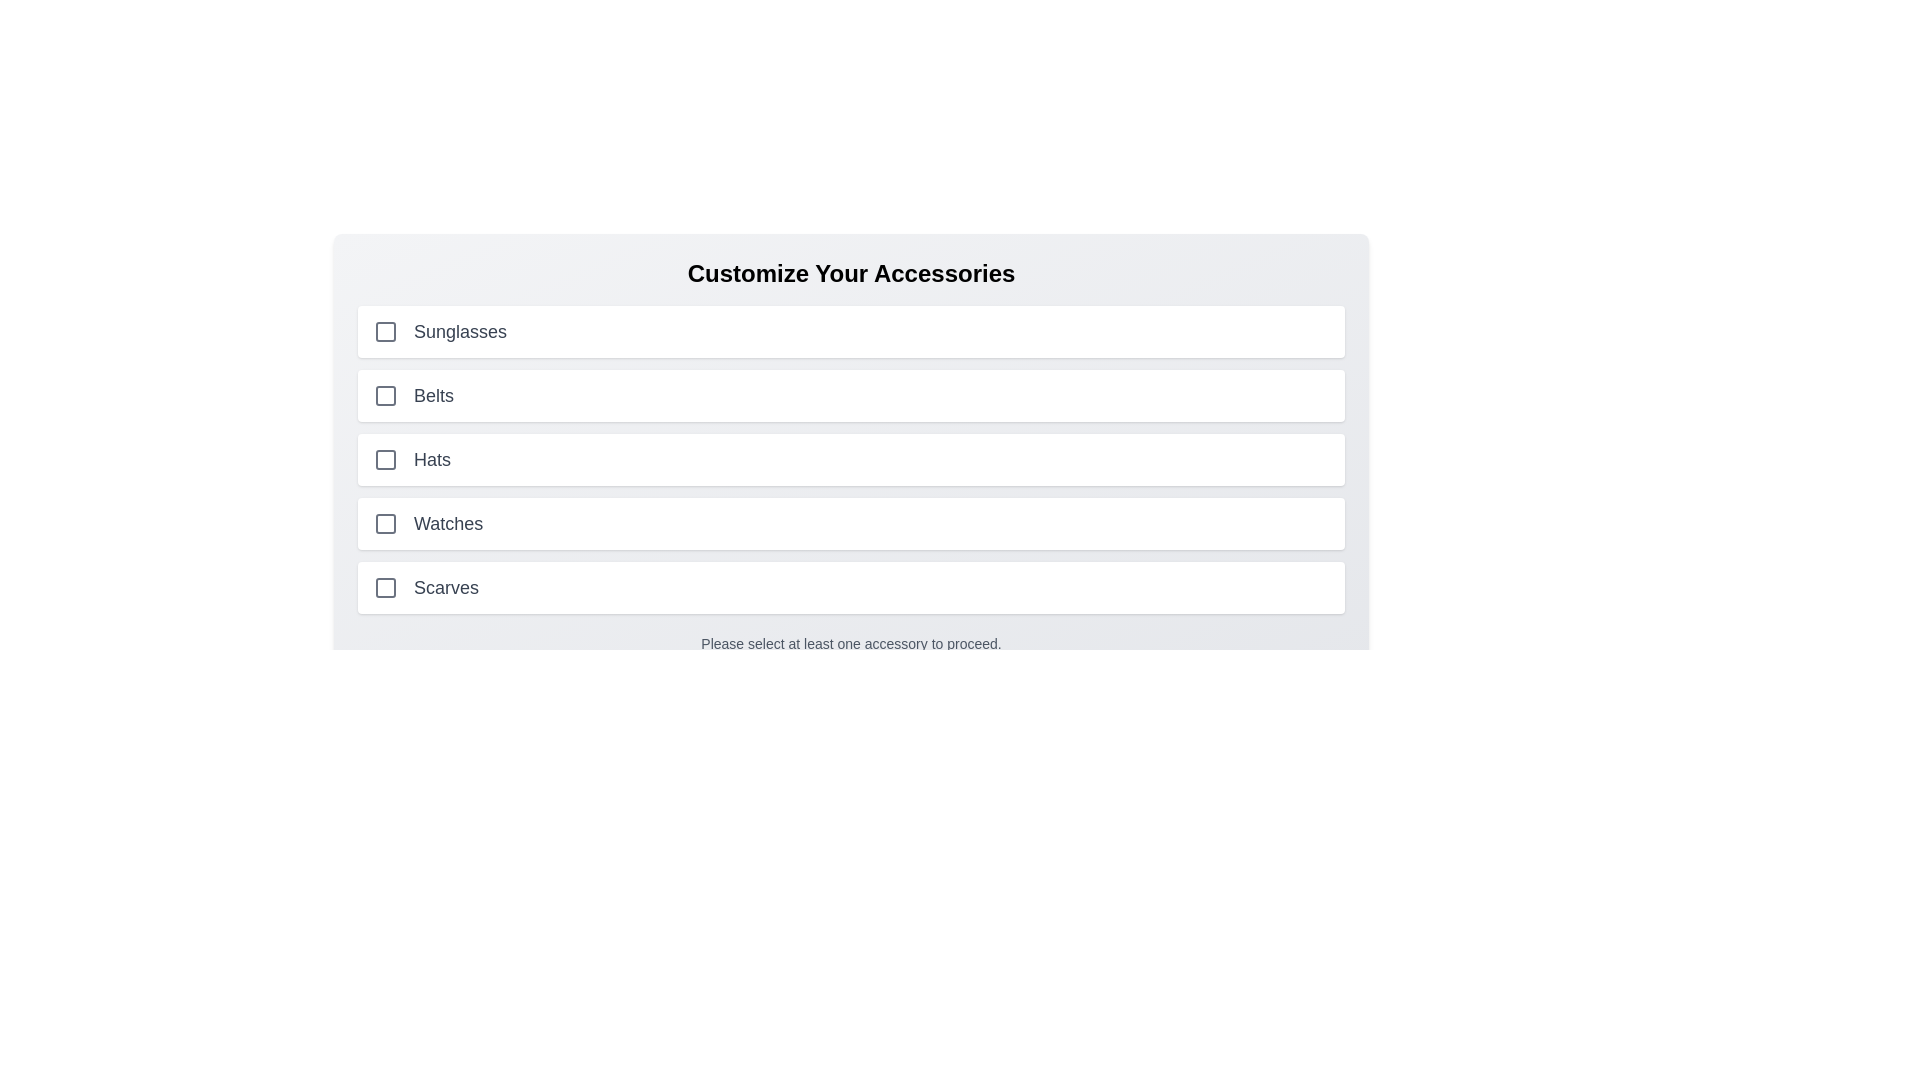 The image size is (1920, 1080). What do you see at coordinates (851, 459) in the screenshot?
I see `the 'Hats' option in the selection list` at bounding box center [851, 459].